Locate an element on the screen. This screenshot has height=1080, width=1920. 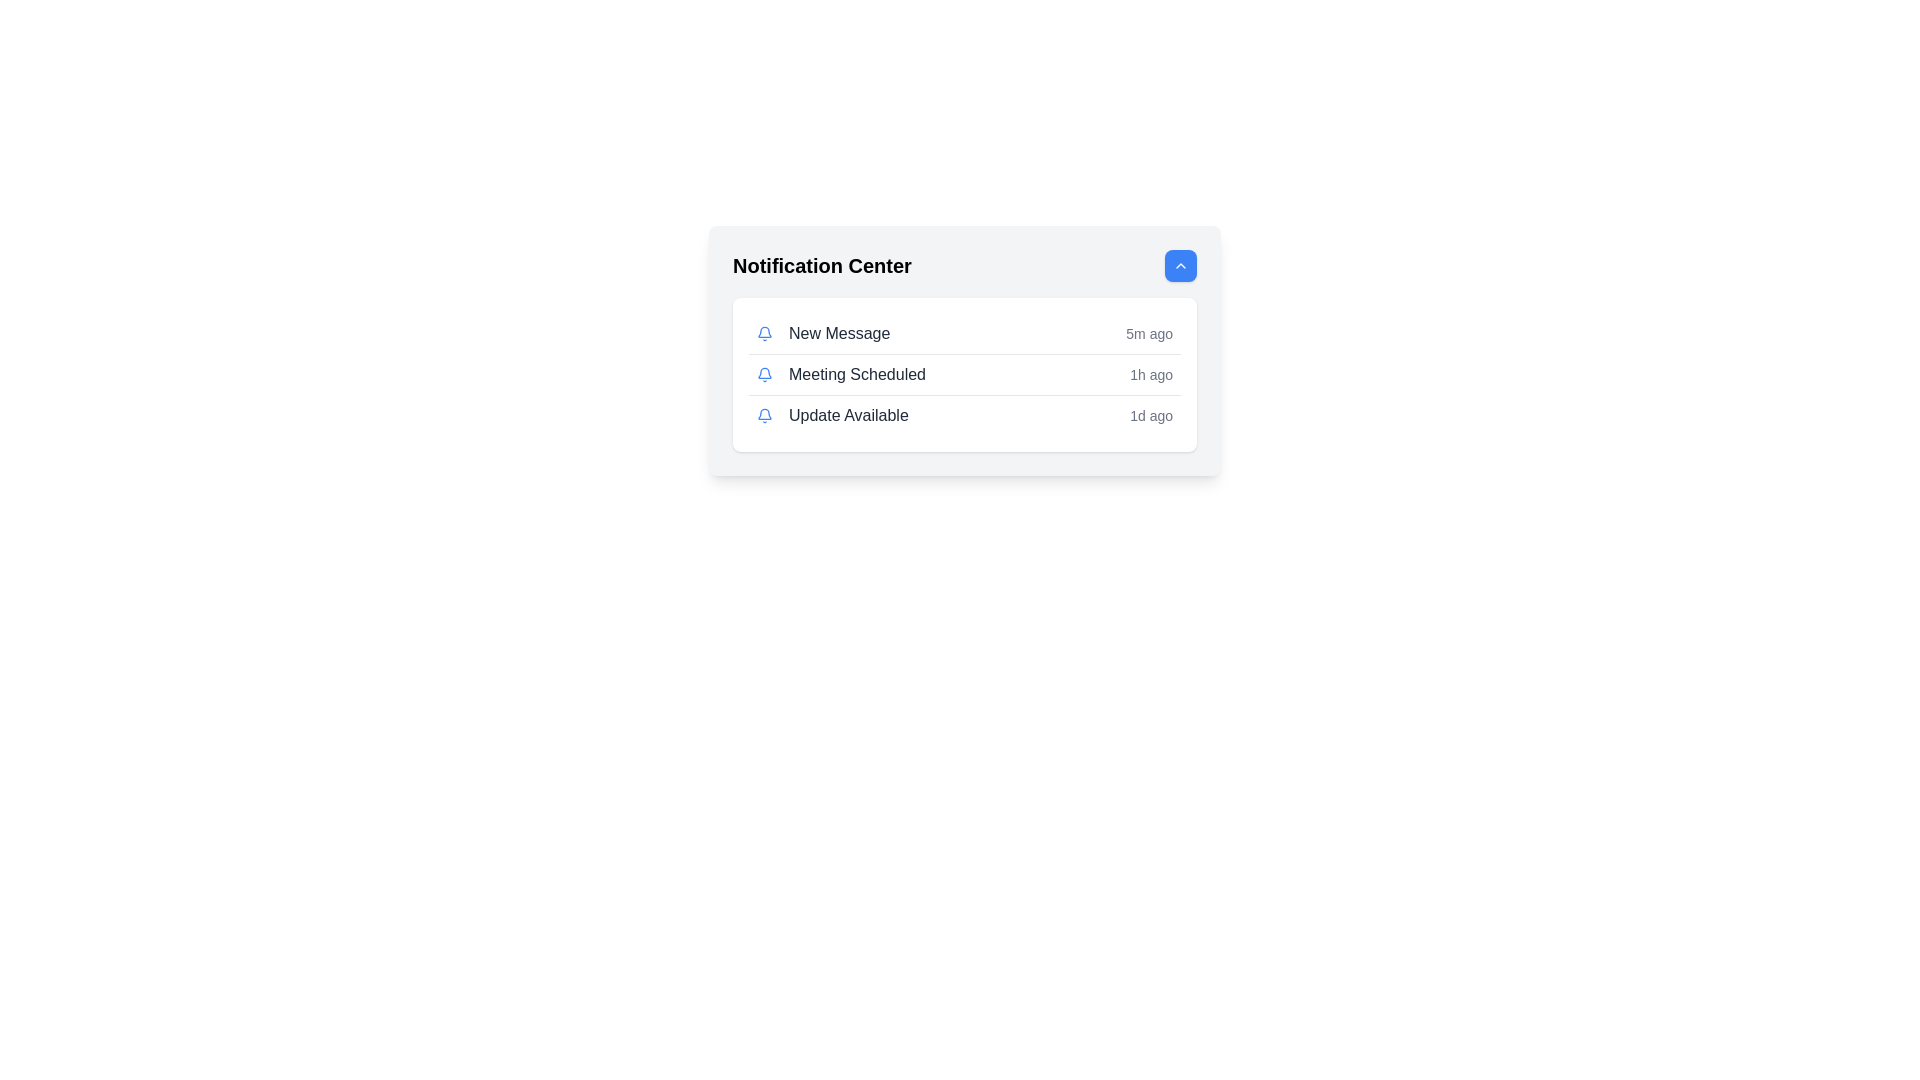
the button located in the top-right corner of the 'Notification Center' section is located at coordinates (1180, 265).